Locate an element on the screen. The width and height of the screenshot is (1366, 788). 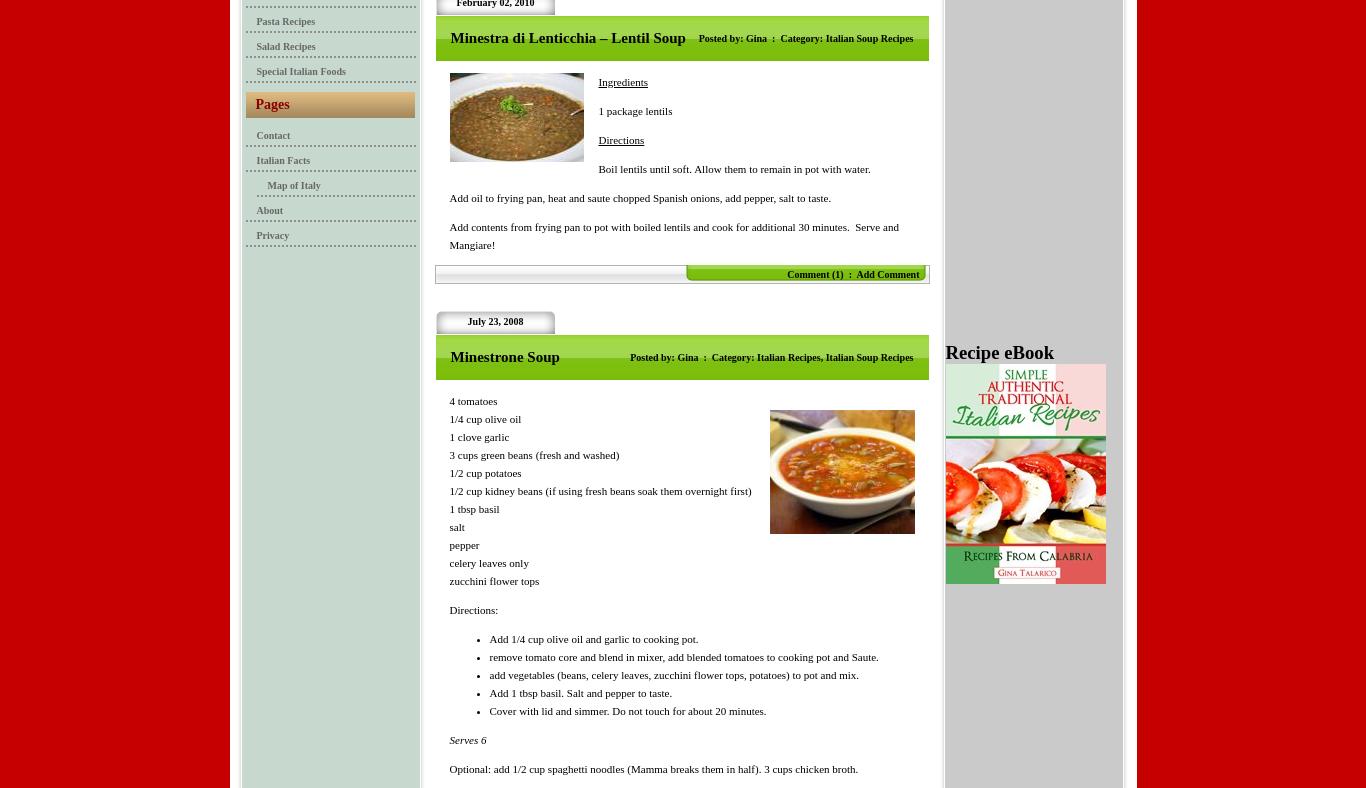
',' is located at coordinates (821, 357).